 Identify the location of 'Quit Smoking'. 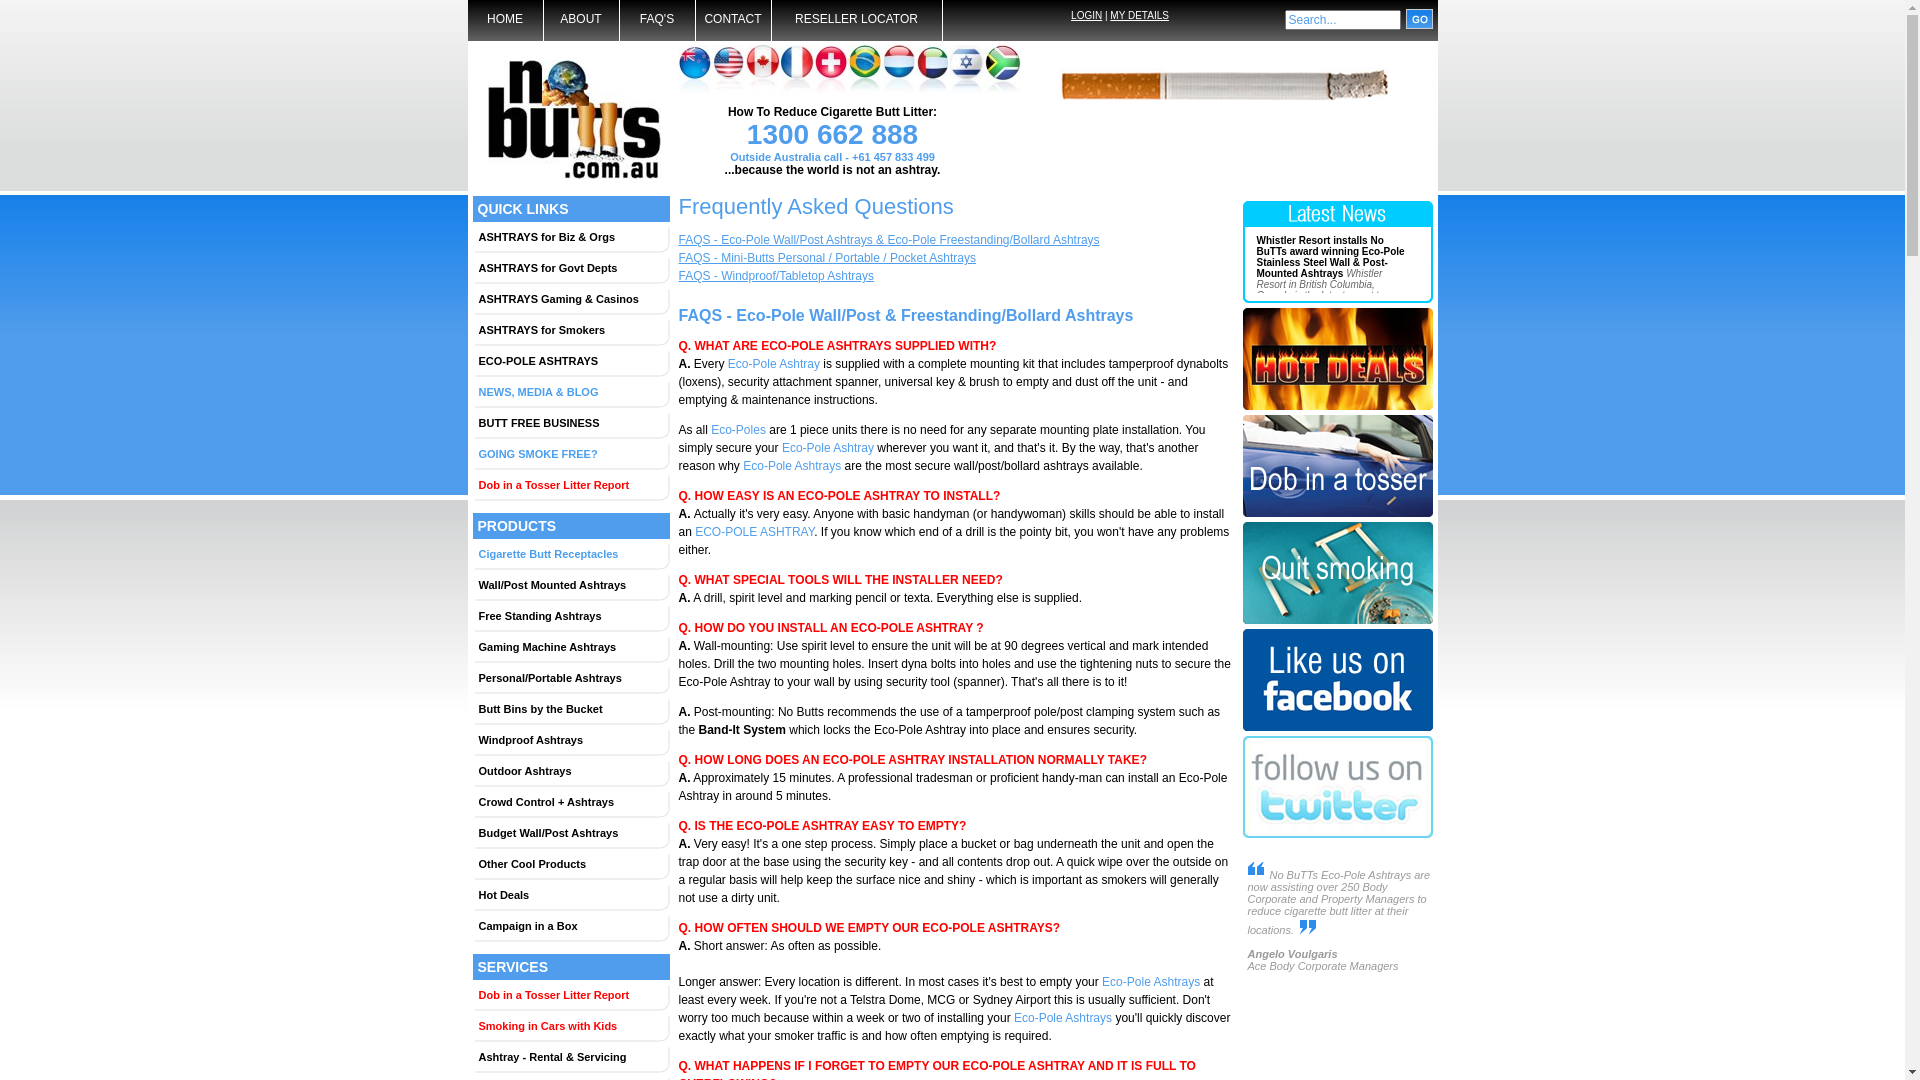
(1337, 623).